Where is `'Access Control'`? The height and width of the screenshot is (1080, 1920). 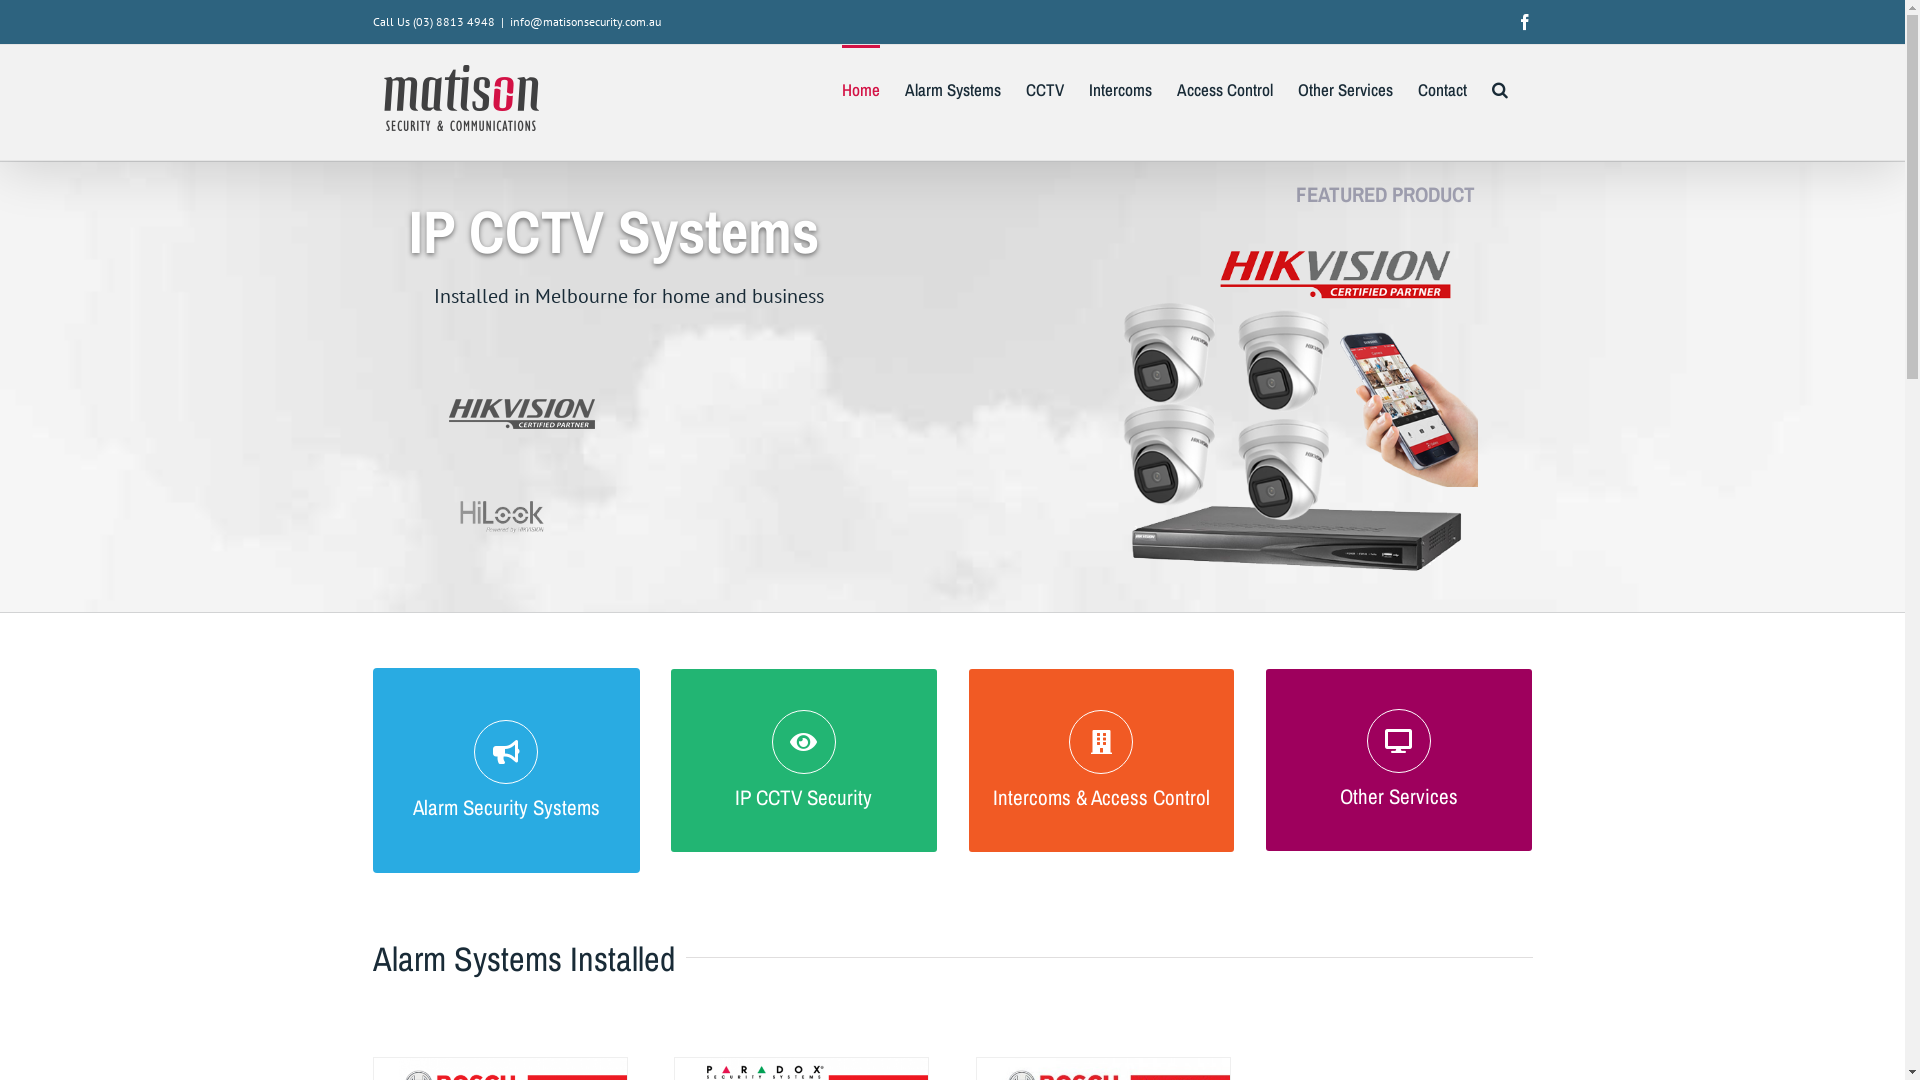
'Access Control' is located at coordinates (1223, 87).